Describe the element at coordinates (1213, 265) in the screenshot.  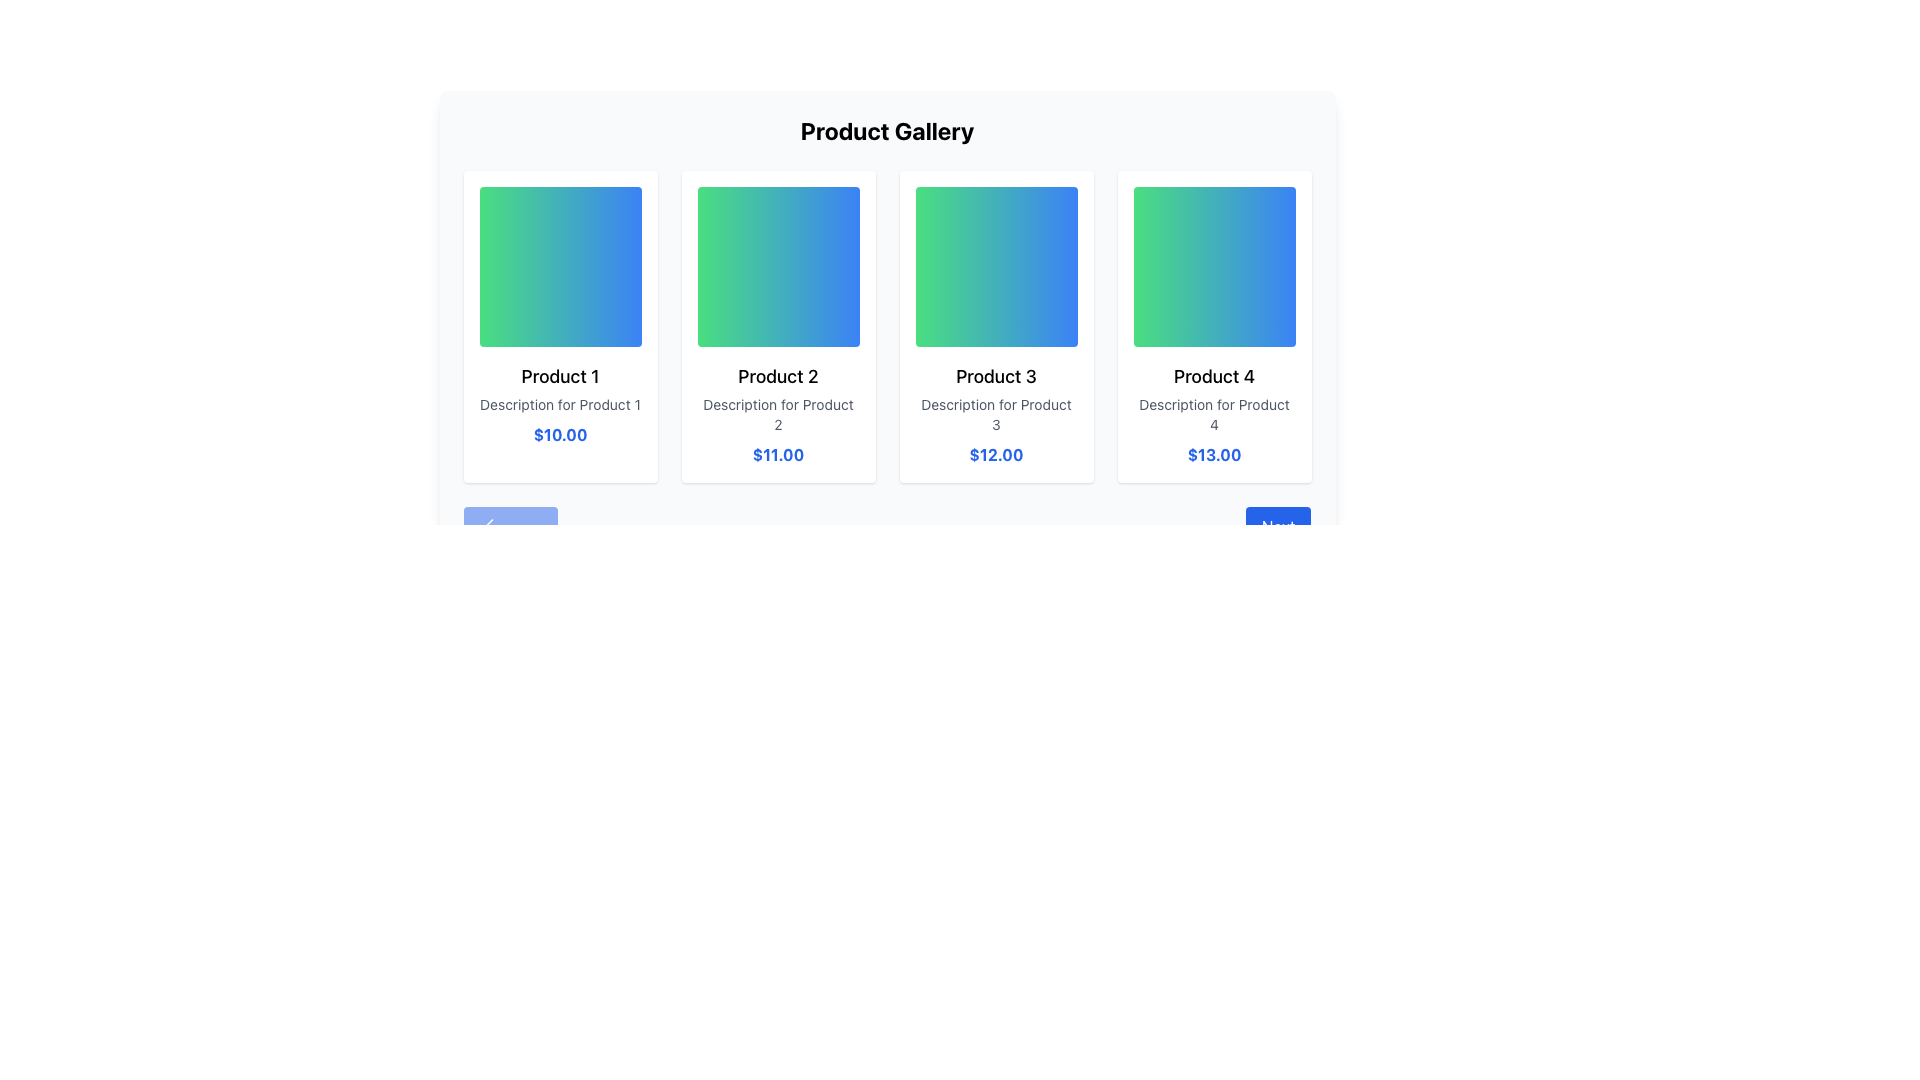
I see `the decorative element located at the top of the 'Product 4' card, which serves as a visual representation or banner associated with the product` at that location.